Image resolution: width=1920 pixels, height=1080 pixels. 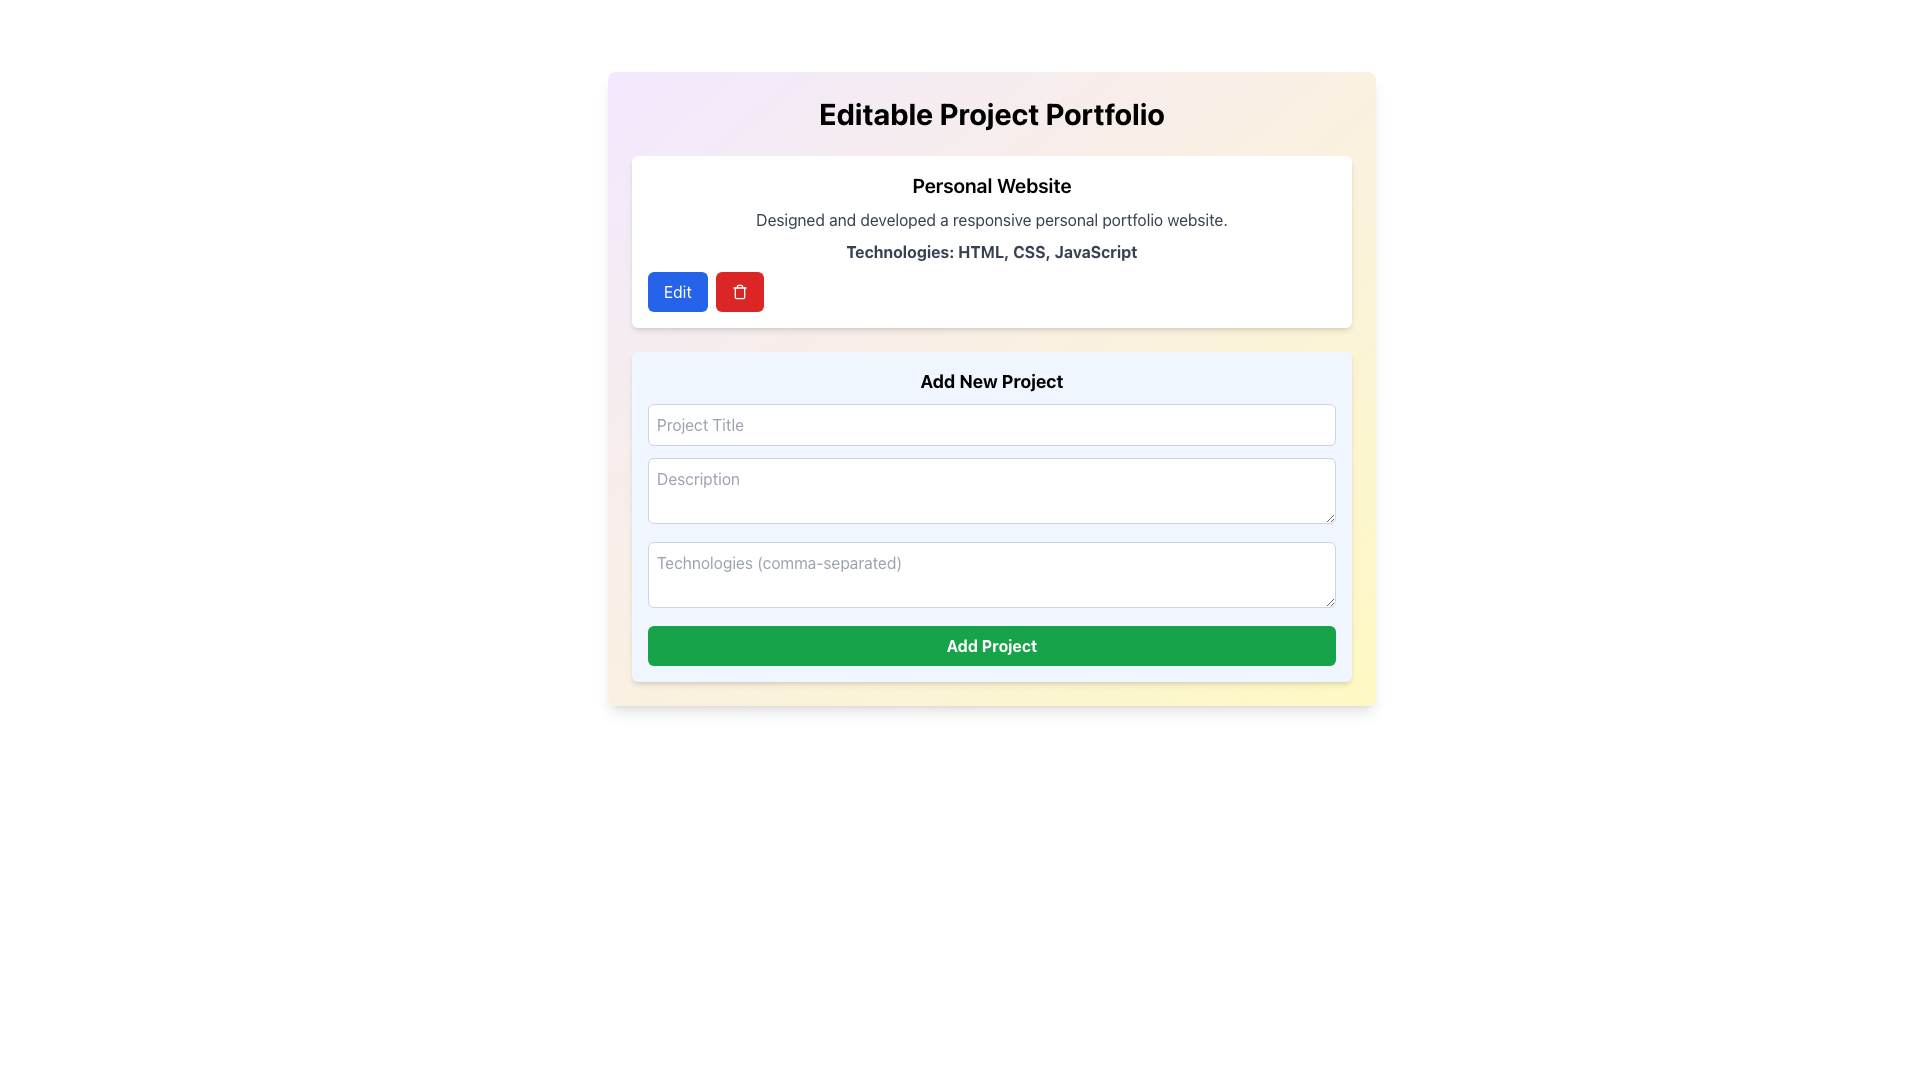 I want to click on the 'Add Project' button, which is a green rectangular button with bold white text, located below the input fields for 'Project Title', 'Description', and 'Technologies', so click(x=992, y=645).